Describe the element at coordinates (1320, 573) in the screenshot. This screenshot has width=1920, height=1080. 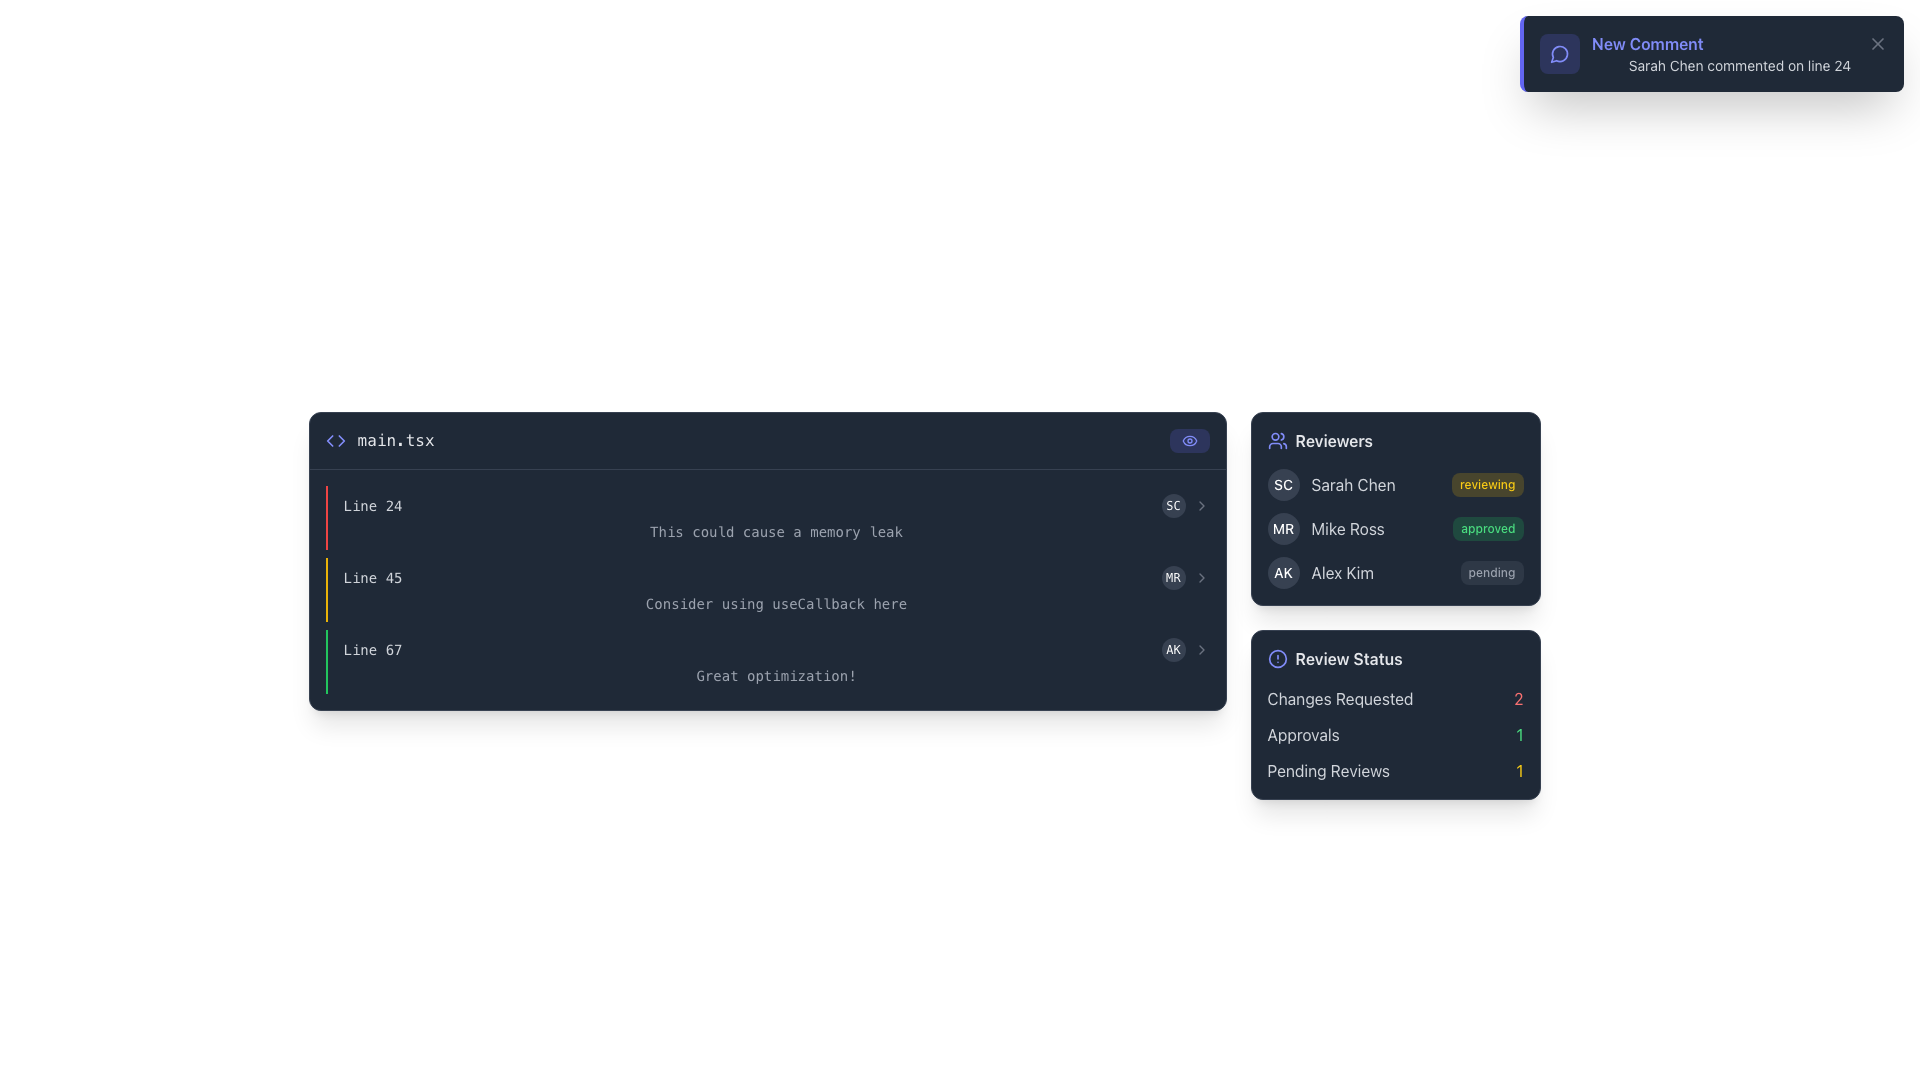
I see `the User Identity Display representing the reviewer identity in the 'Reviewers' list, which is the third item below 'Sarah Chen' and 'Mike Ross'` at that location.